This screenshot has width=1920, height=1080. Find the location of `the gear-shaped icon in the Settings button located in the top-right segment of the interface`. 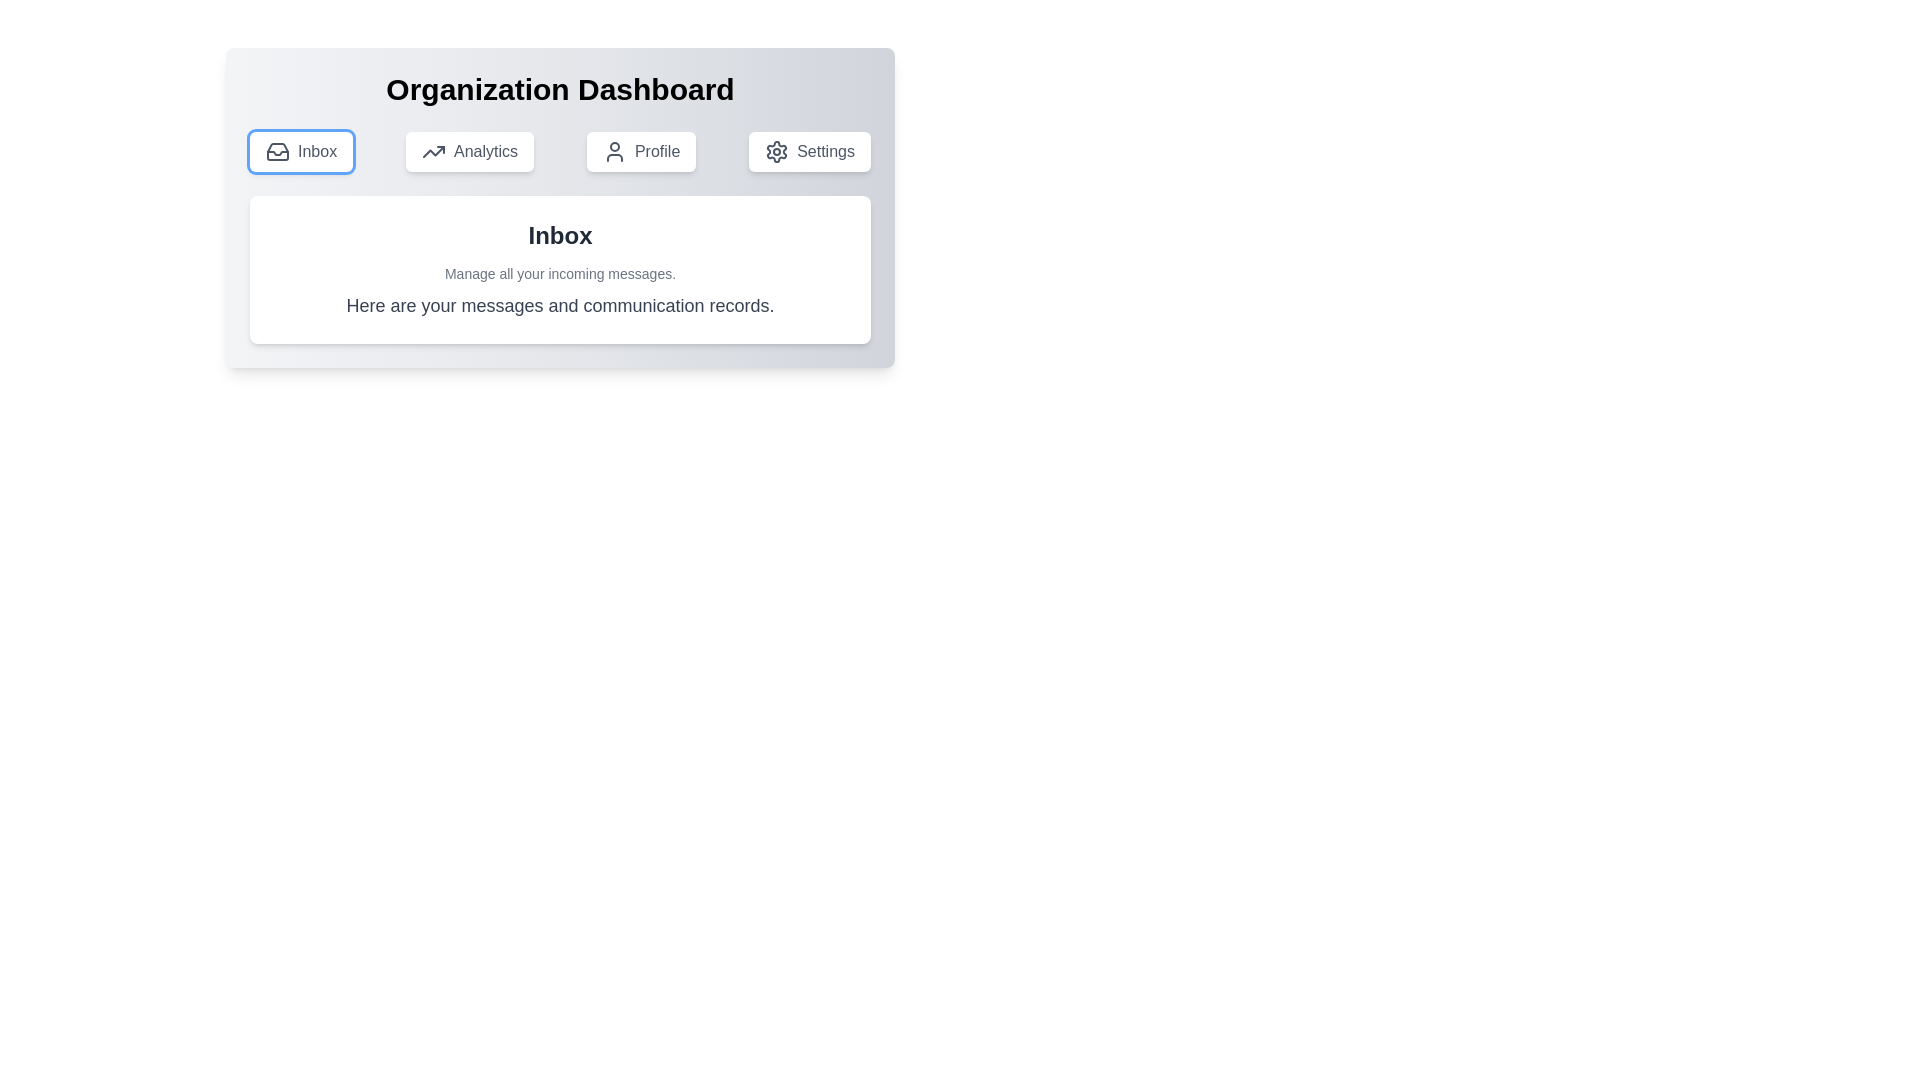

the gear-shaped icon in the Settings button located in the top-right segment of the interface is located at coordinates (776, 150).